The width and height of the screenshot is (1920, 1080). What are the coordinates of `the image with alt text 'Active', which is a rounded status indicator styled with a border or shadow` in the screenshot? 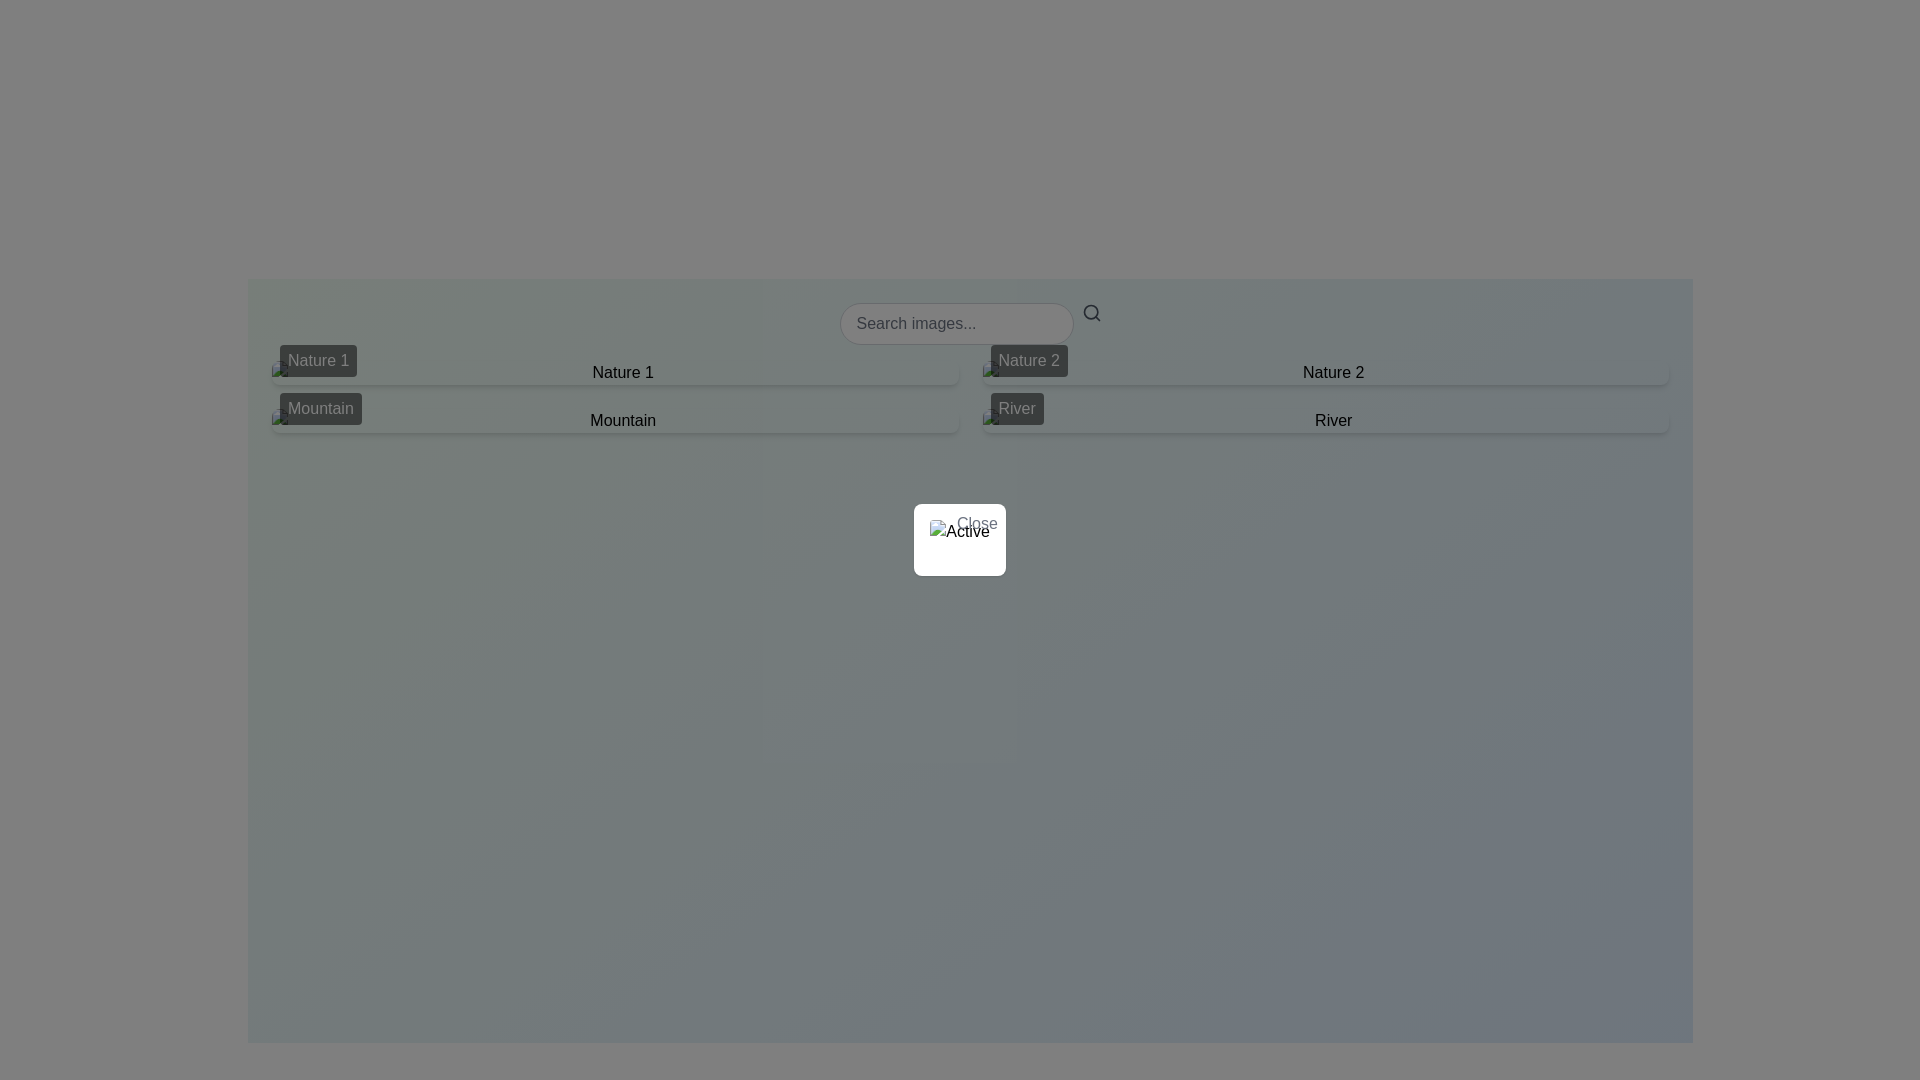 It's located at (960, 531).